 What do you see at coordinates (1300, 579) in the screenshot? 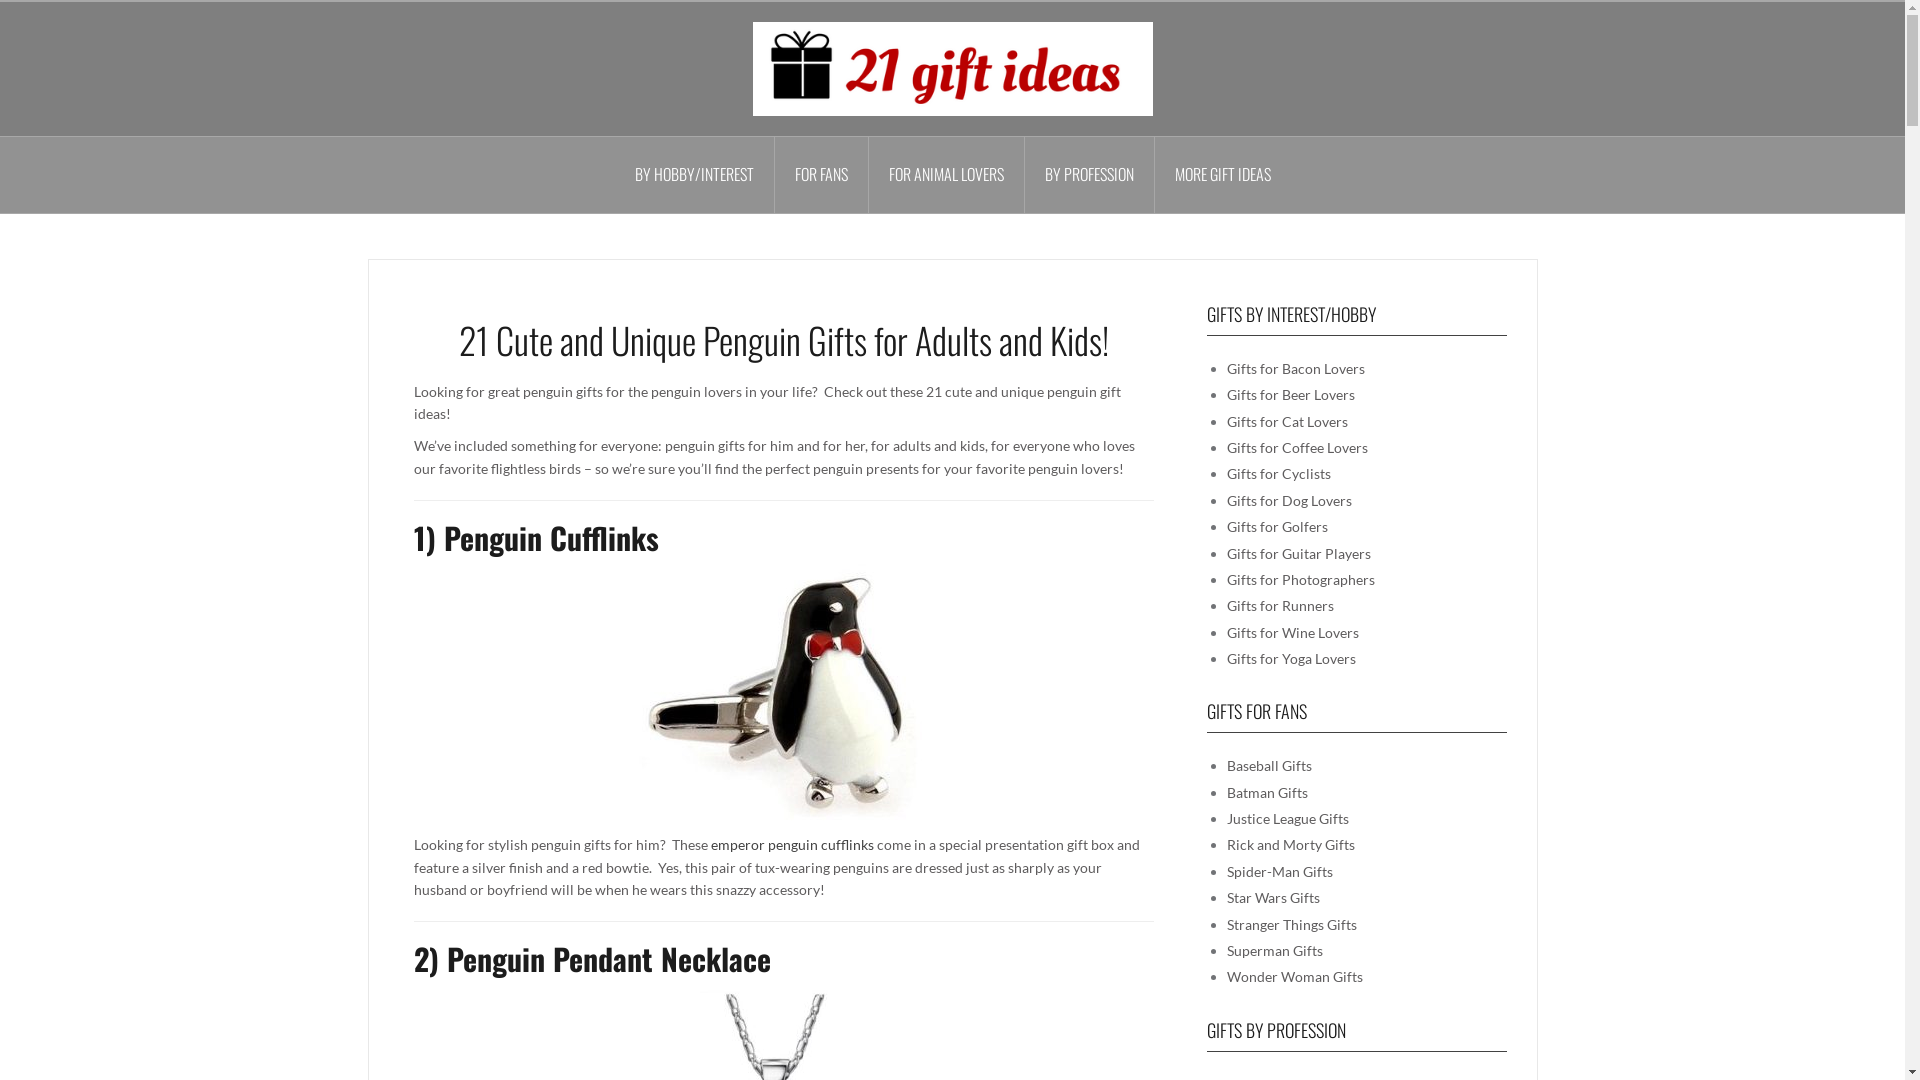
I see `'Gifts for Photographers'` at bounding box center [1300, 579].